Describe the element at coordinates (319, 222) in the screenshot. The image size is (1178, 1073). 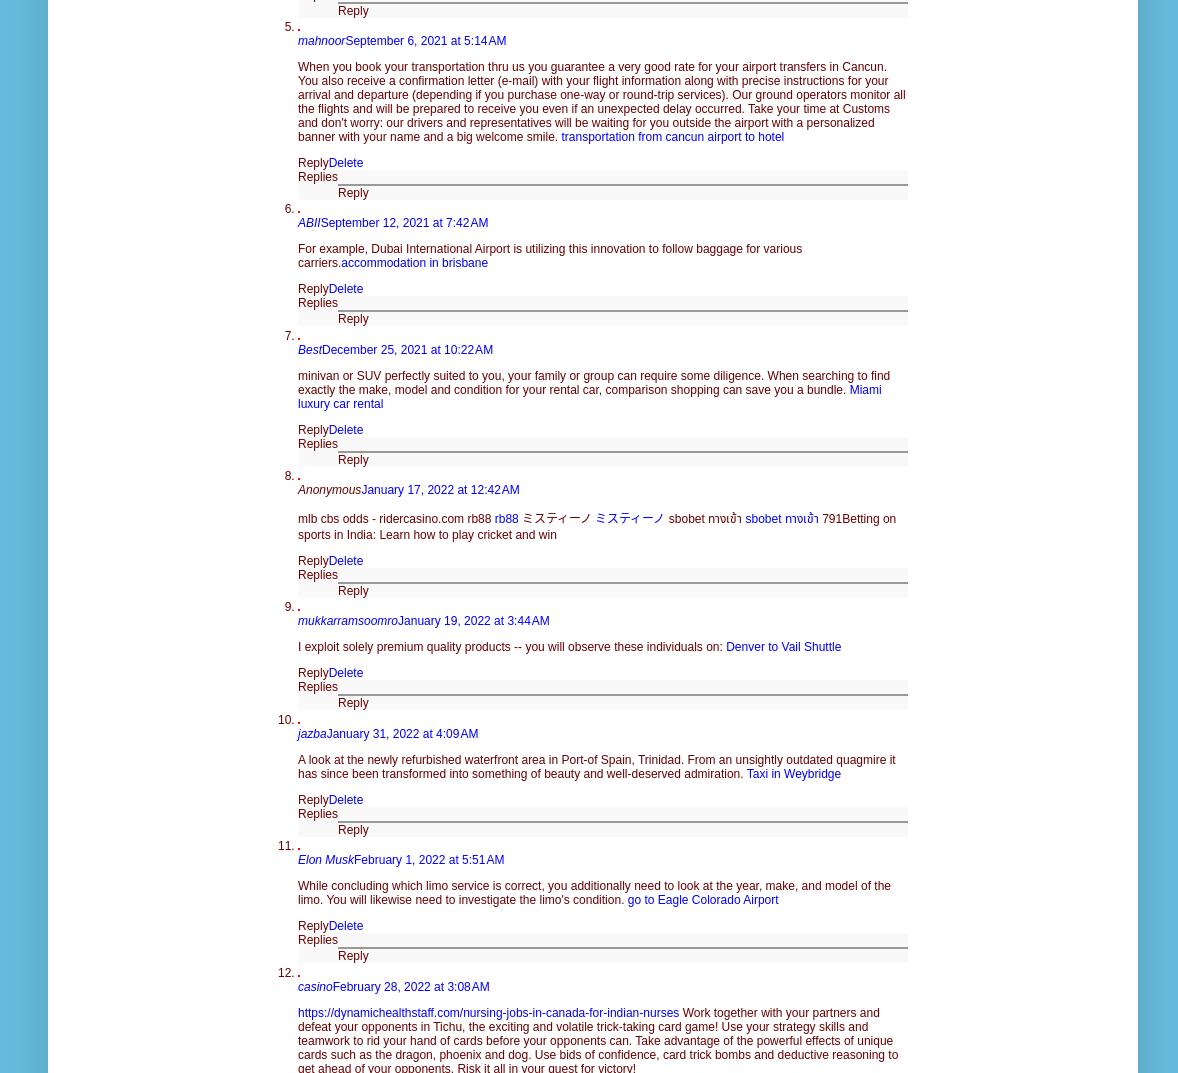
I see `'September 12, 2021 at 7:42 AM'` at that location.